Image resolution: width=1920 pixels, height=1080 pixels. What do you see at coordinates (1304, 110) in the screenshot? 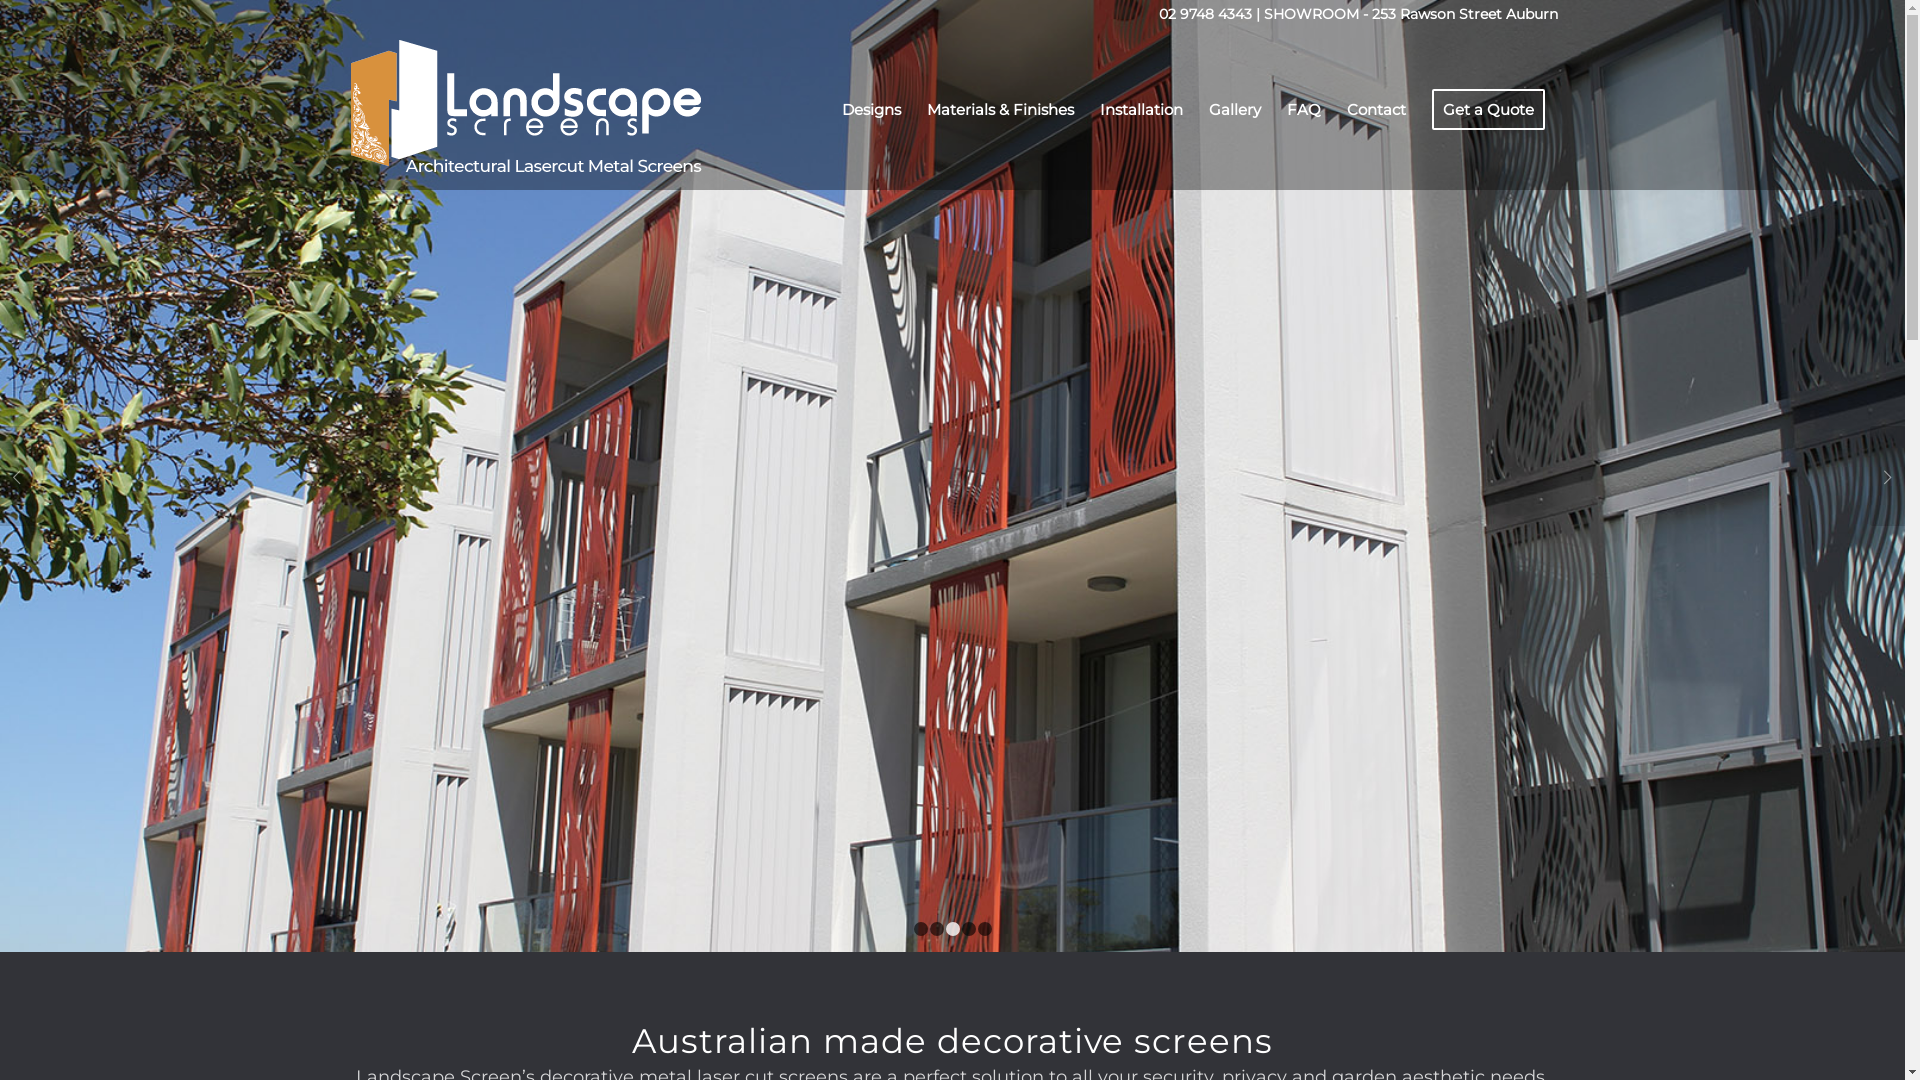
I see `'FAQ'` at bounding box center [1304, 110].